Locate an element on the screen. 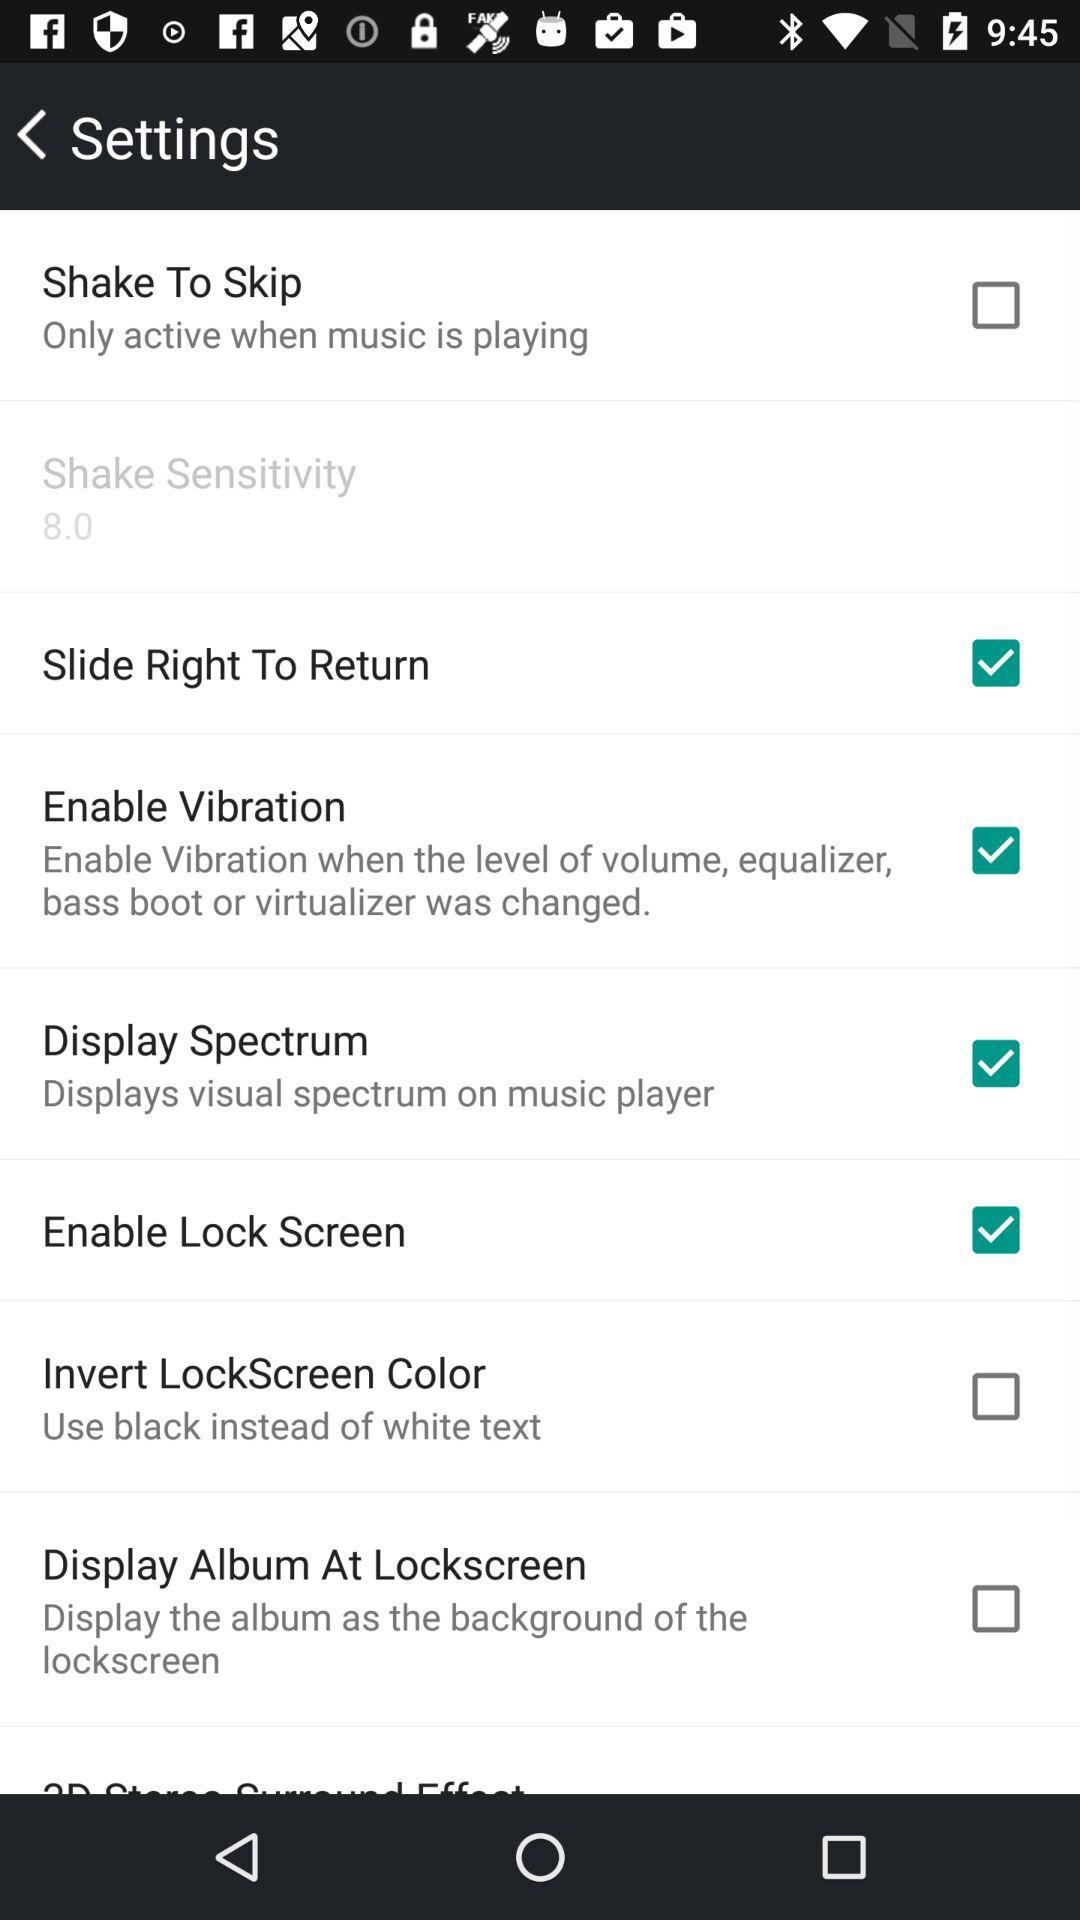 The width and height of the screenshot is (1080, 1920). the item below the enable lock screen item is located at coordinates (262, 1370).